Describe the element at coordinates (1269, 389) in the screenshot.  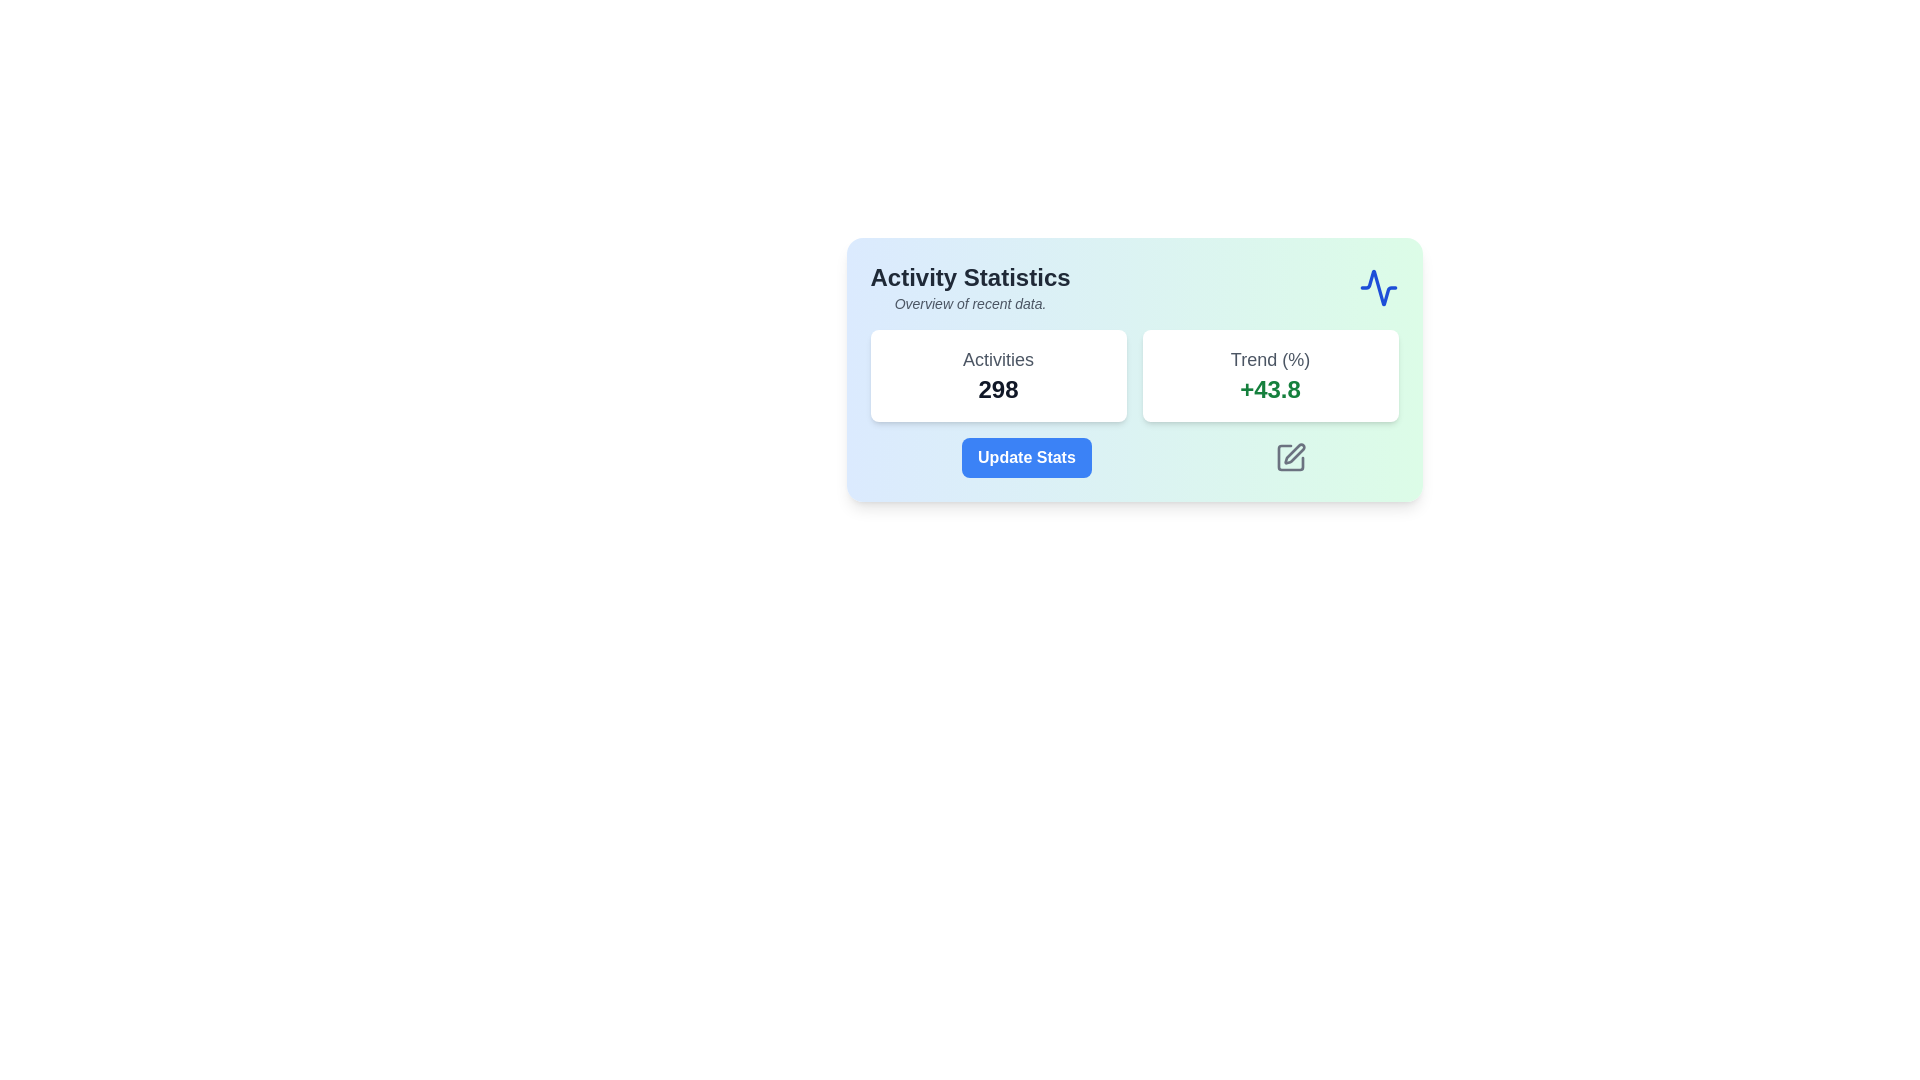
I see `the text displaying '+43.8' in bold green font located within the 'Trend (%)' panel` at that location.